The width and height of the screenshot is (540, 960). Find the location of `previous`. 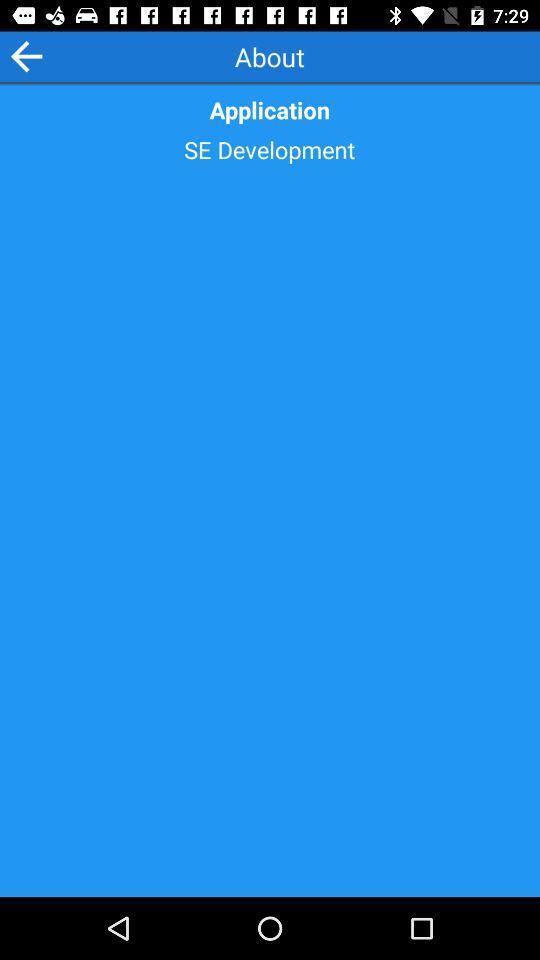

previous is located at coordinates (25, 55).